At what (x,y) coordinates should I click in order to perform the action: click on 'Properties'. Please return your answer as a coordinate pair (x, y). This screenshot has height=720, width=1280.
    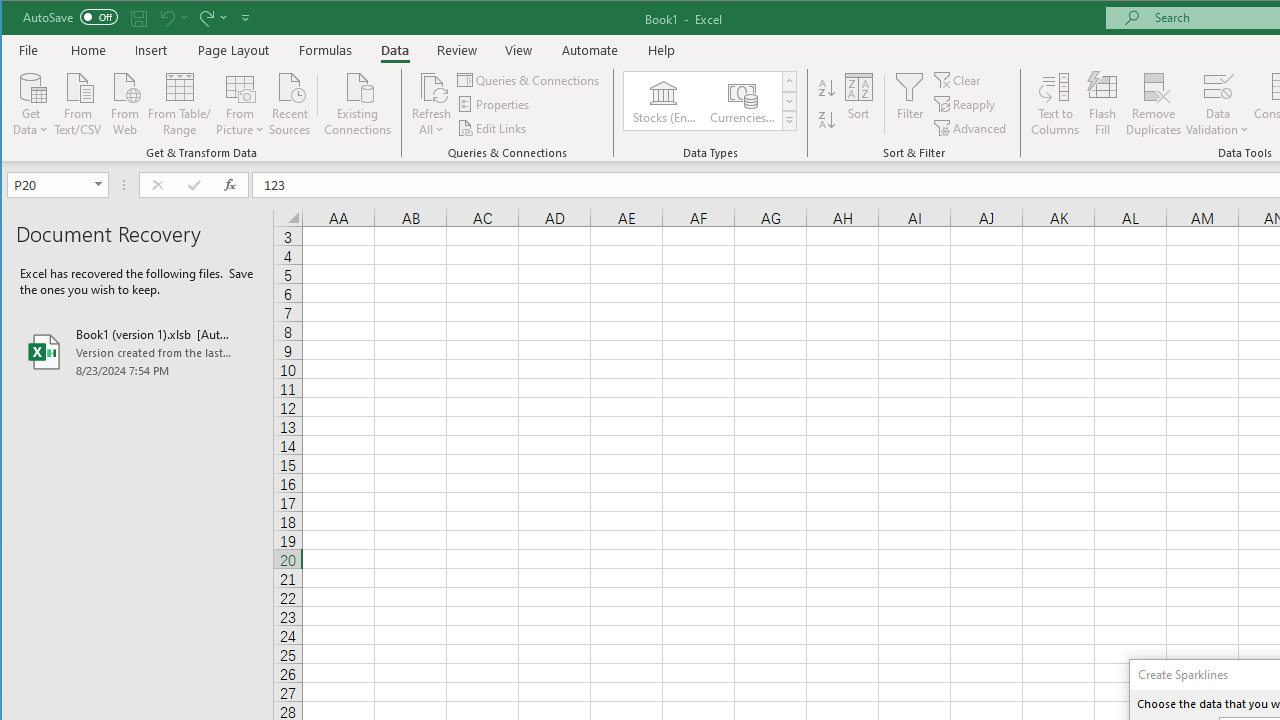
    Looking at the image, I should click on (495, 104).